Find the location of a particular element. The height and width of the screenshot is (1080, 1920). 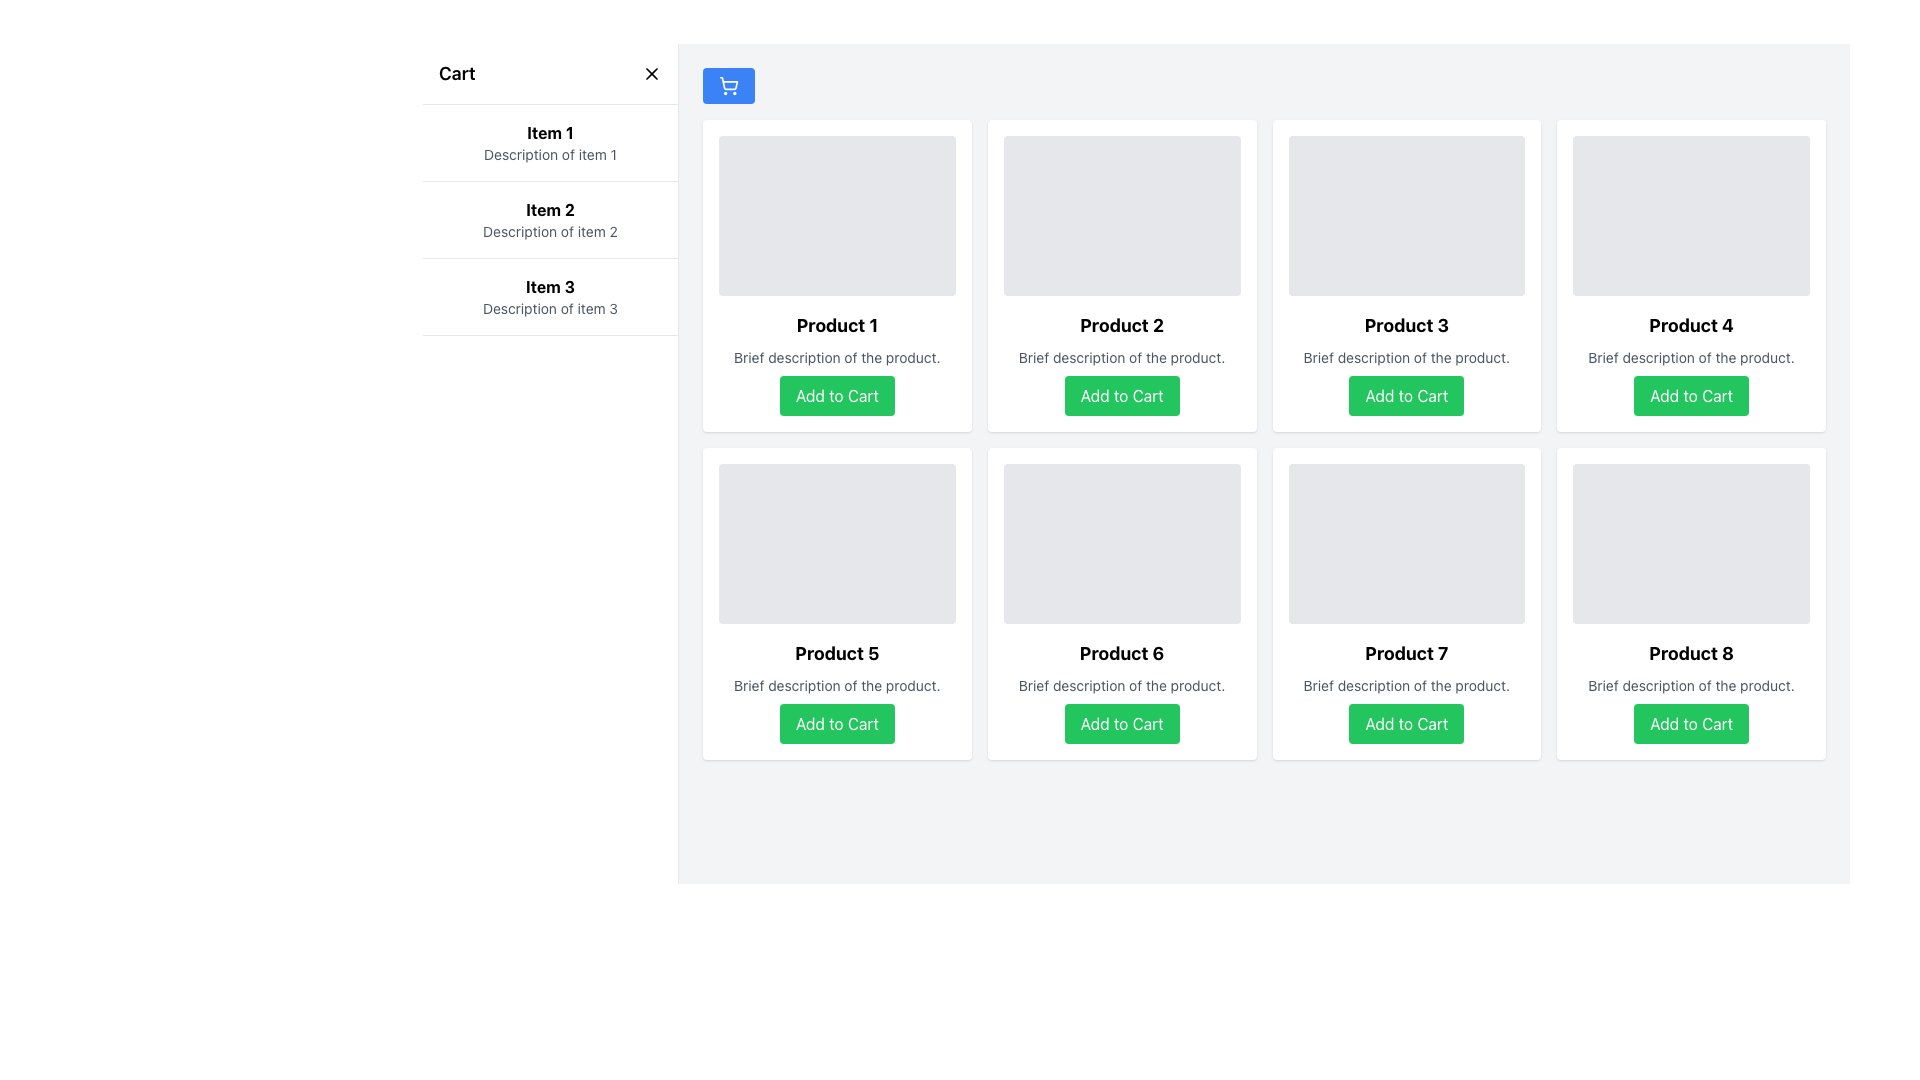

text from the gray Text Label located below the bold title 'Product 2' and above the 'Add to Cart' button in the card layout for 'Product 2' is located at coordinates (1122, 357).